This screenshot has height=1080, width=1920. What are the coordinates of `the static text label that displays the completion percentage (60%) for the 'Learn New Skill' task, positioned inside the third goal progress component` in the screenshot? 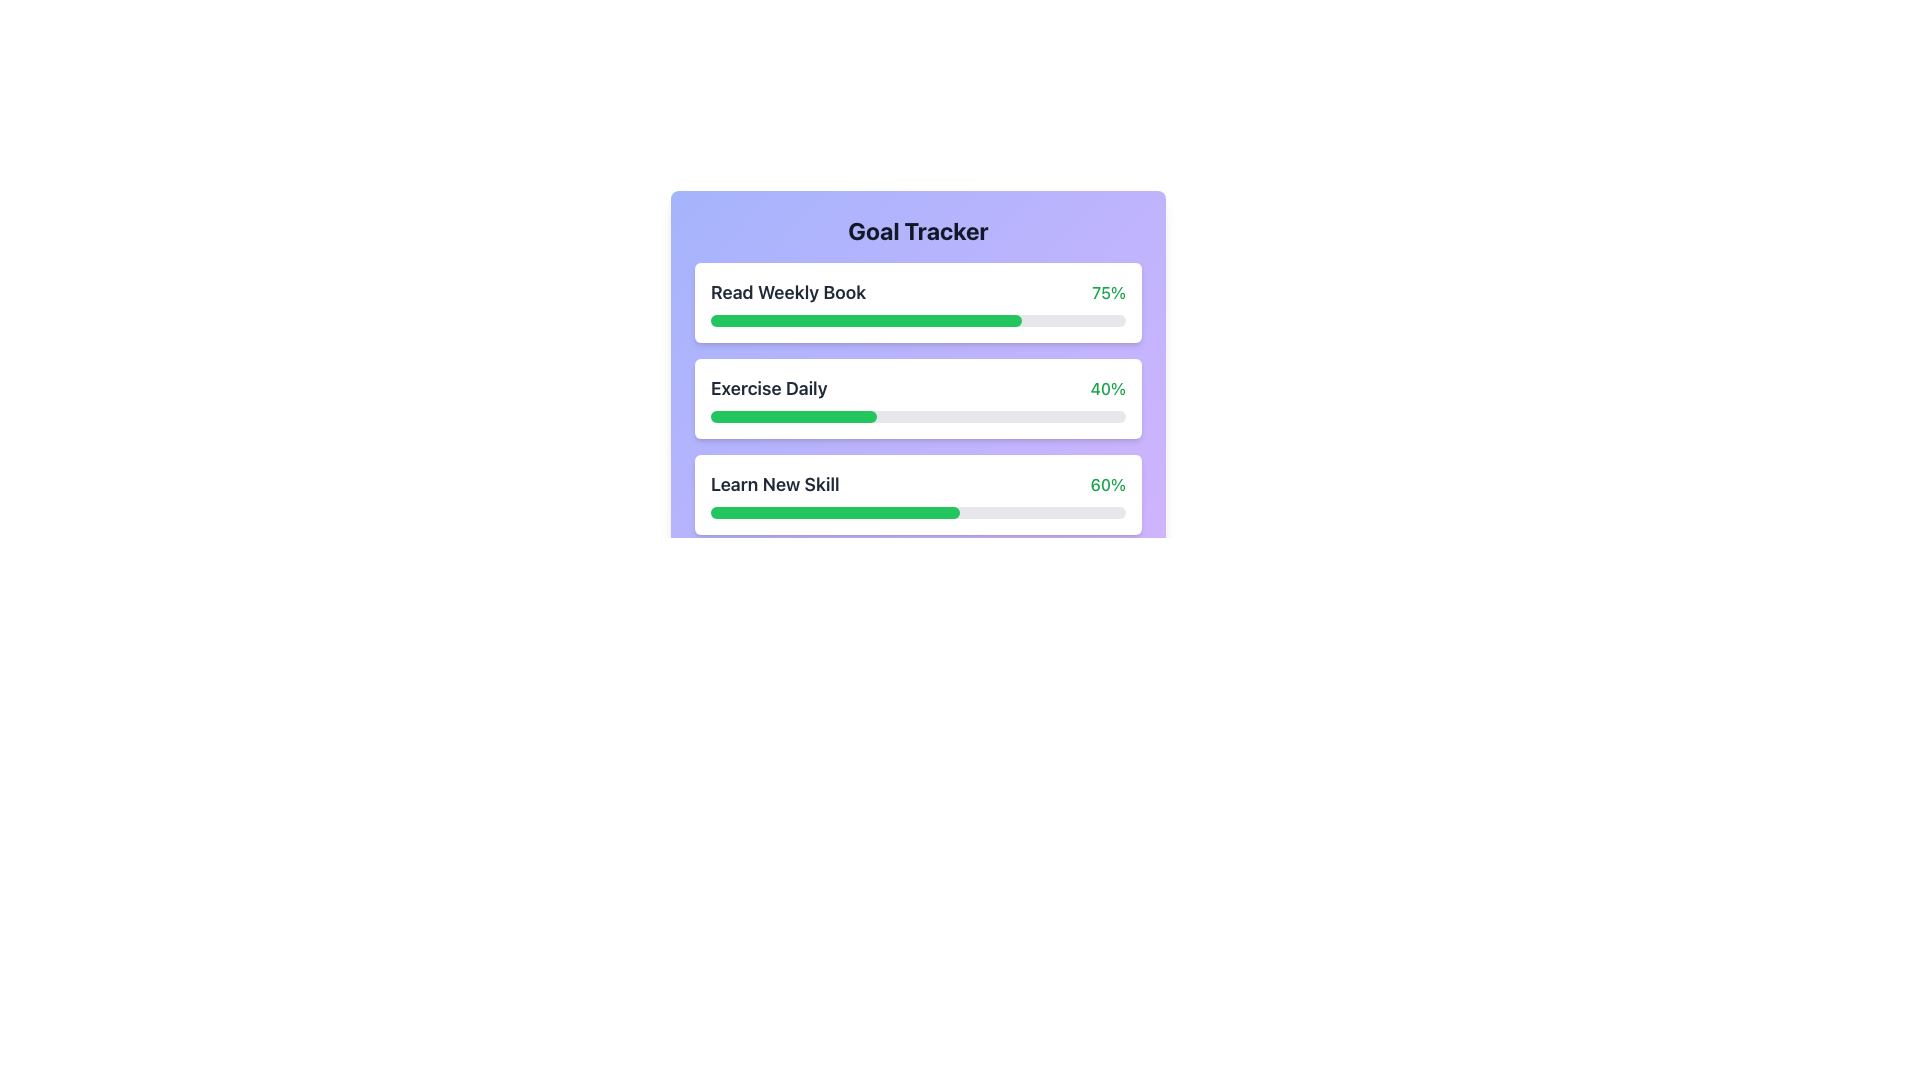 It's located at (1107, 485).